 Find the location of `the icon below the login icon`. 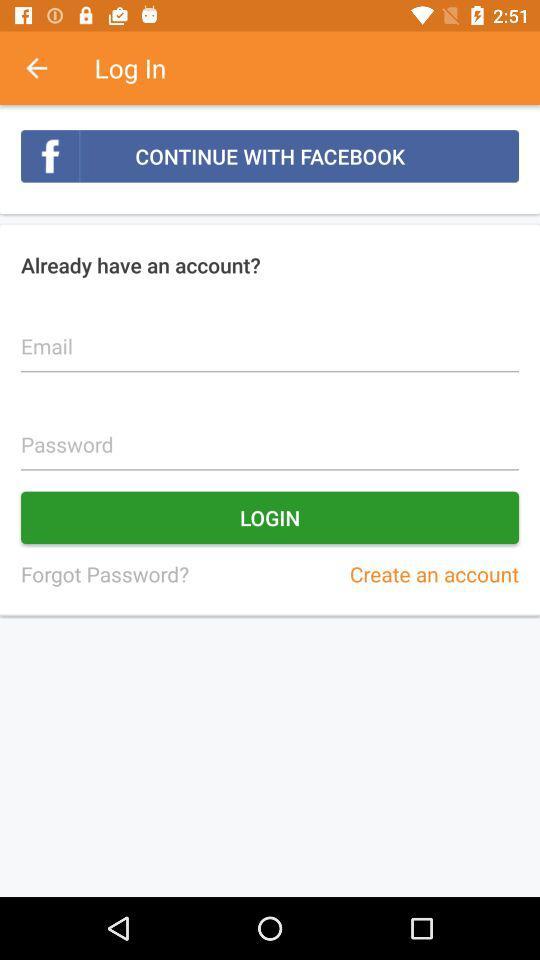

the icon below the login icon is located at coordinates (104, 574).